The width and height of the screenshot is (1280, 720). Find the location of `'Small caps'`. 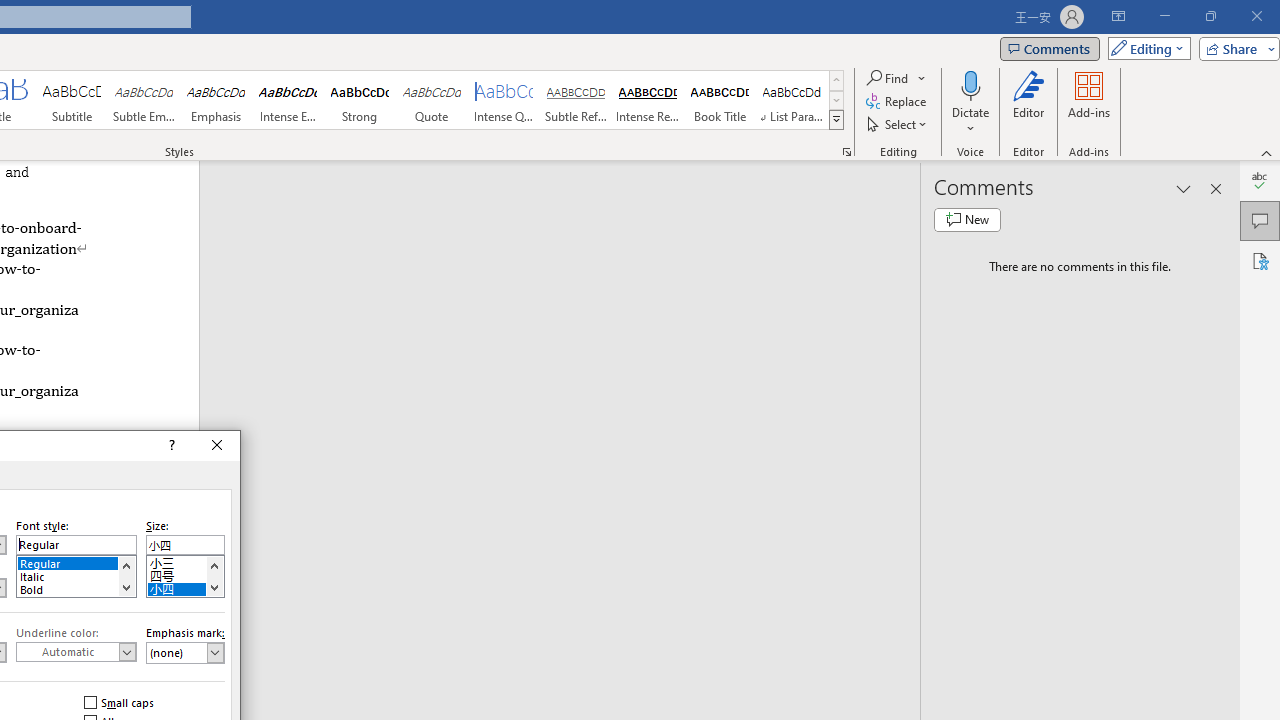

'Small caps' is located at coordinates (119, 702).